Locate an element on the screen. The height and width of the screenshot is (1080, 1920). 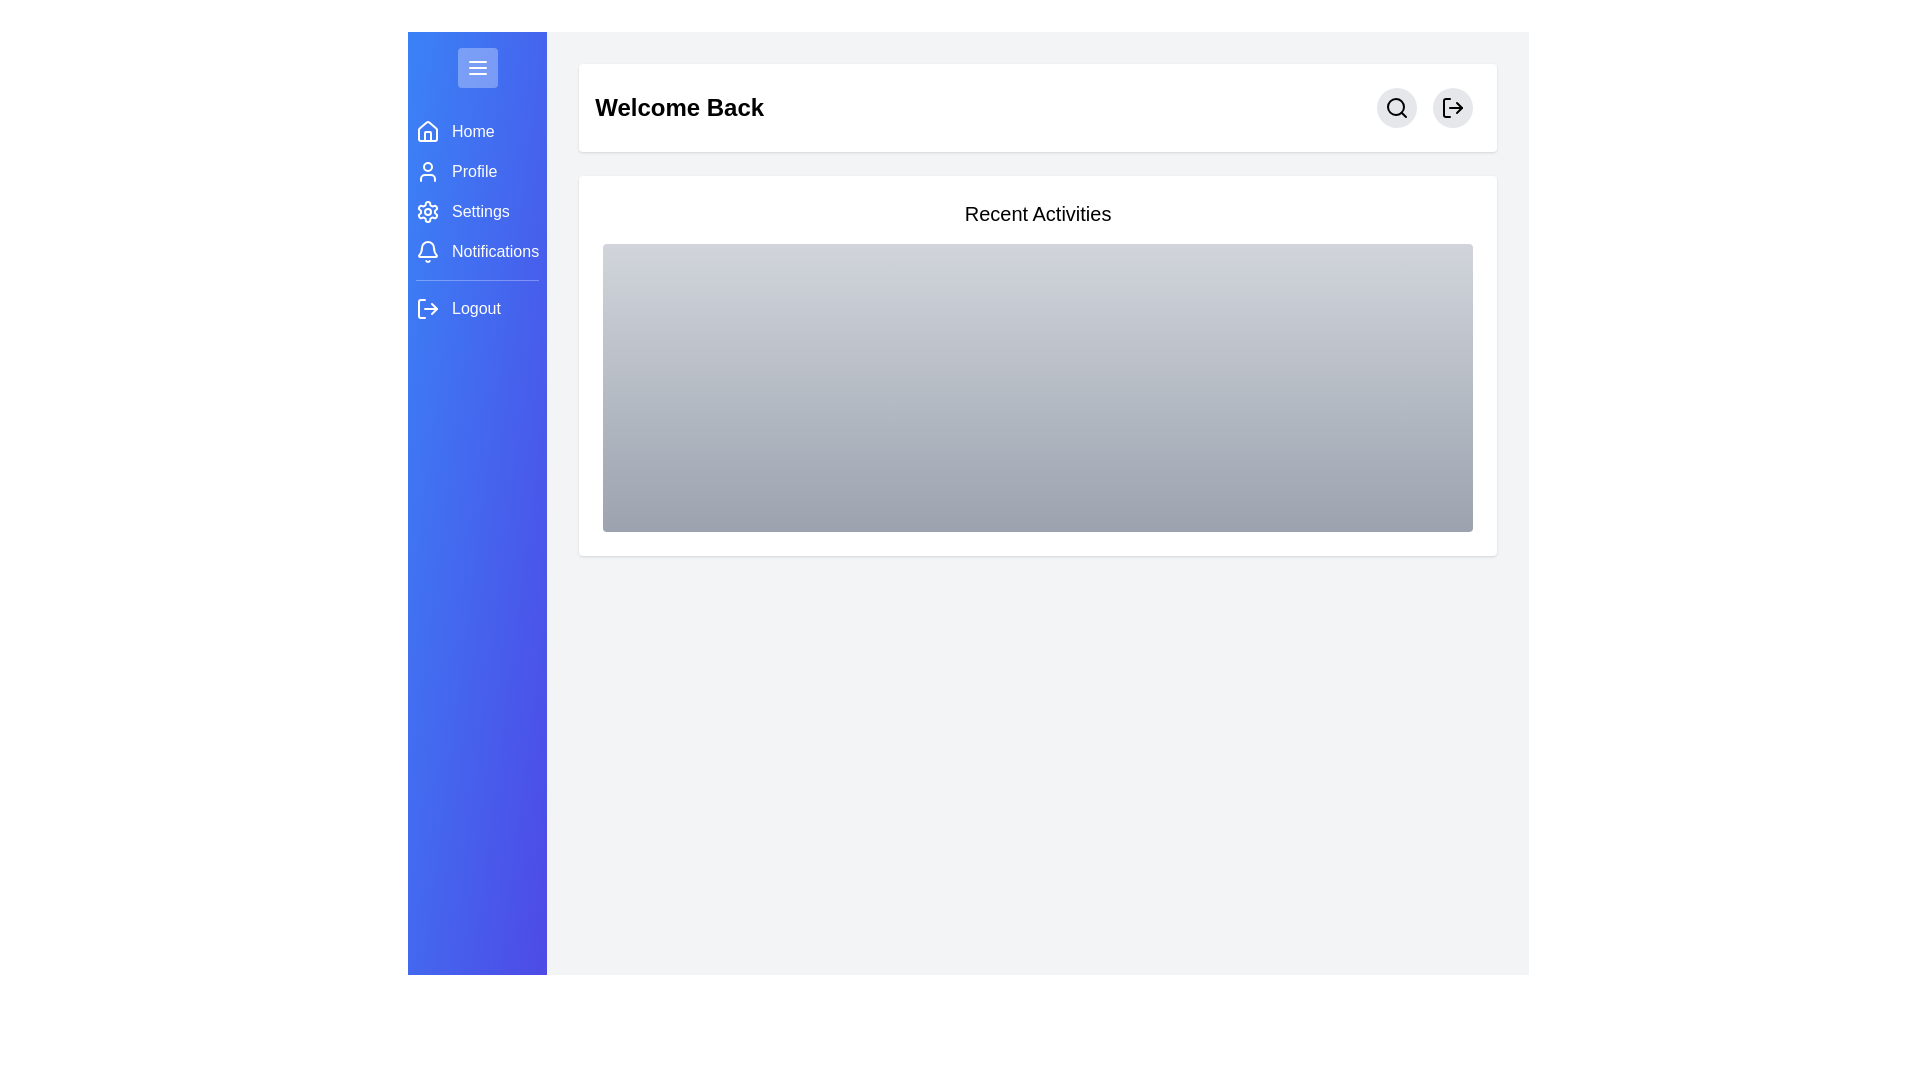
the 'Logout' button with a blue background and an outward pointing arrow icon, located at the bottom of the vertical menu panel on the left side of the interface is located at coordinates (476, 308).